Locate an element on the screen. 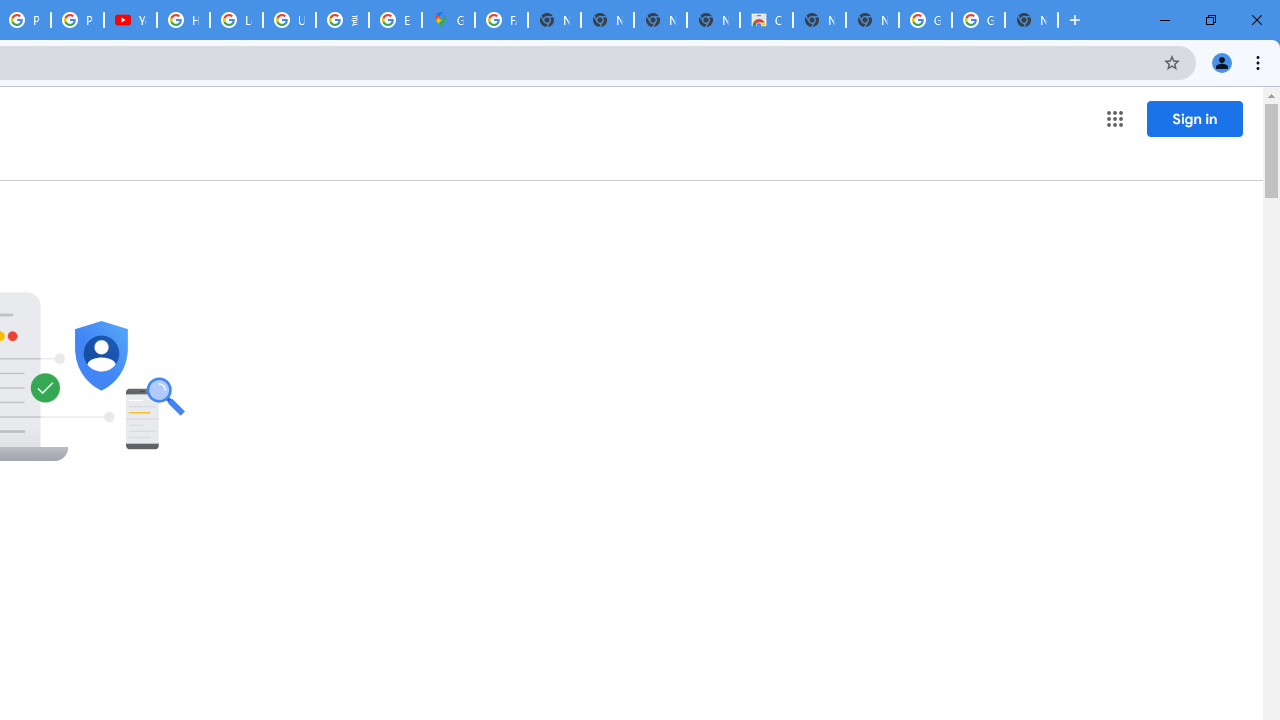  'YouTube' is located at coordinates (129, 20).